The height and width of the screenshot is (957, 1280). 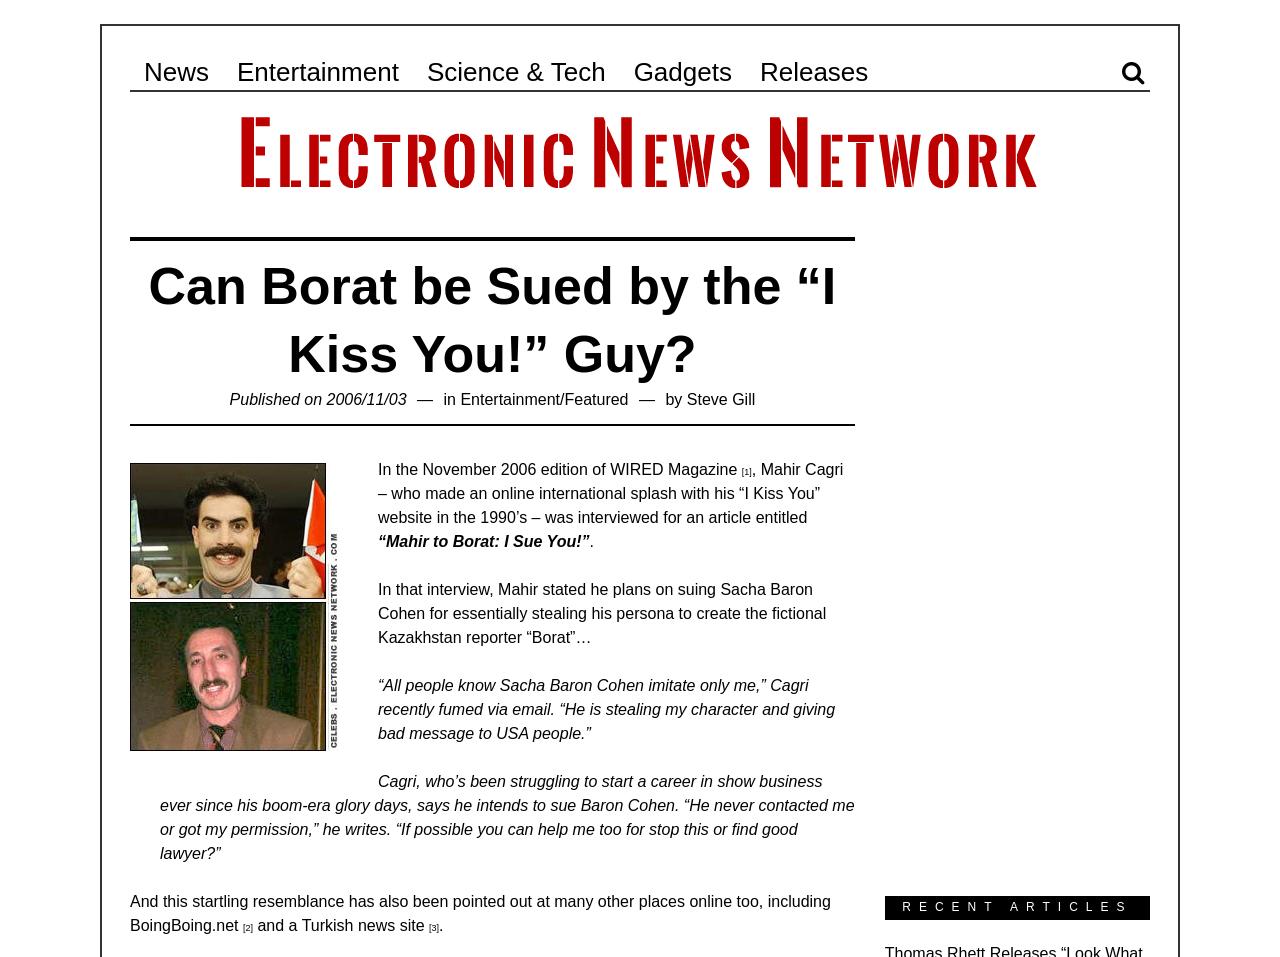 What do you see at coordinates (480, 913) in the screenshot?
I see `'And this startling resemblance has also been pointed out at many other places online too, including BoingBoing.net'` at bounding box center [480, 913].